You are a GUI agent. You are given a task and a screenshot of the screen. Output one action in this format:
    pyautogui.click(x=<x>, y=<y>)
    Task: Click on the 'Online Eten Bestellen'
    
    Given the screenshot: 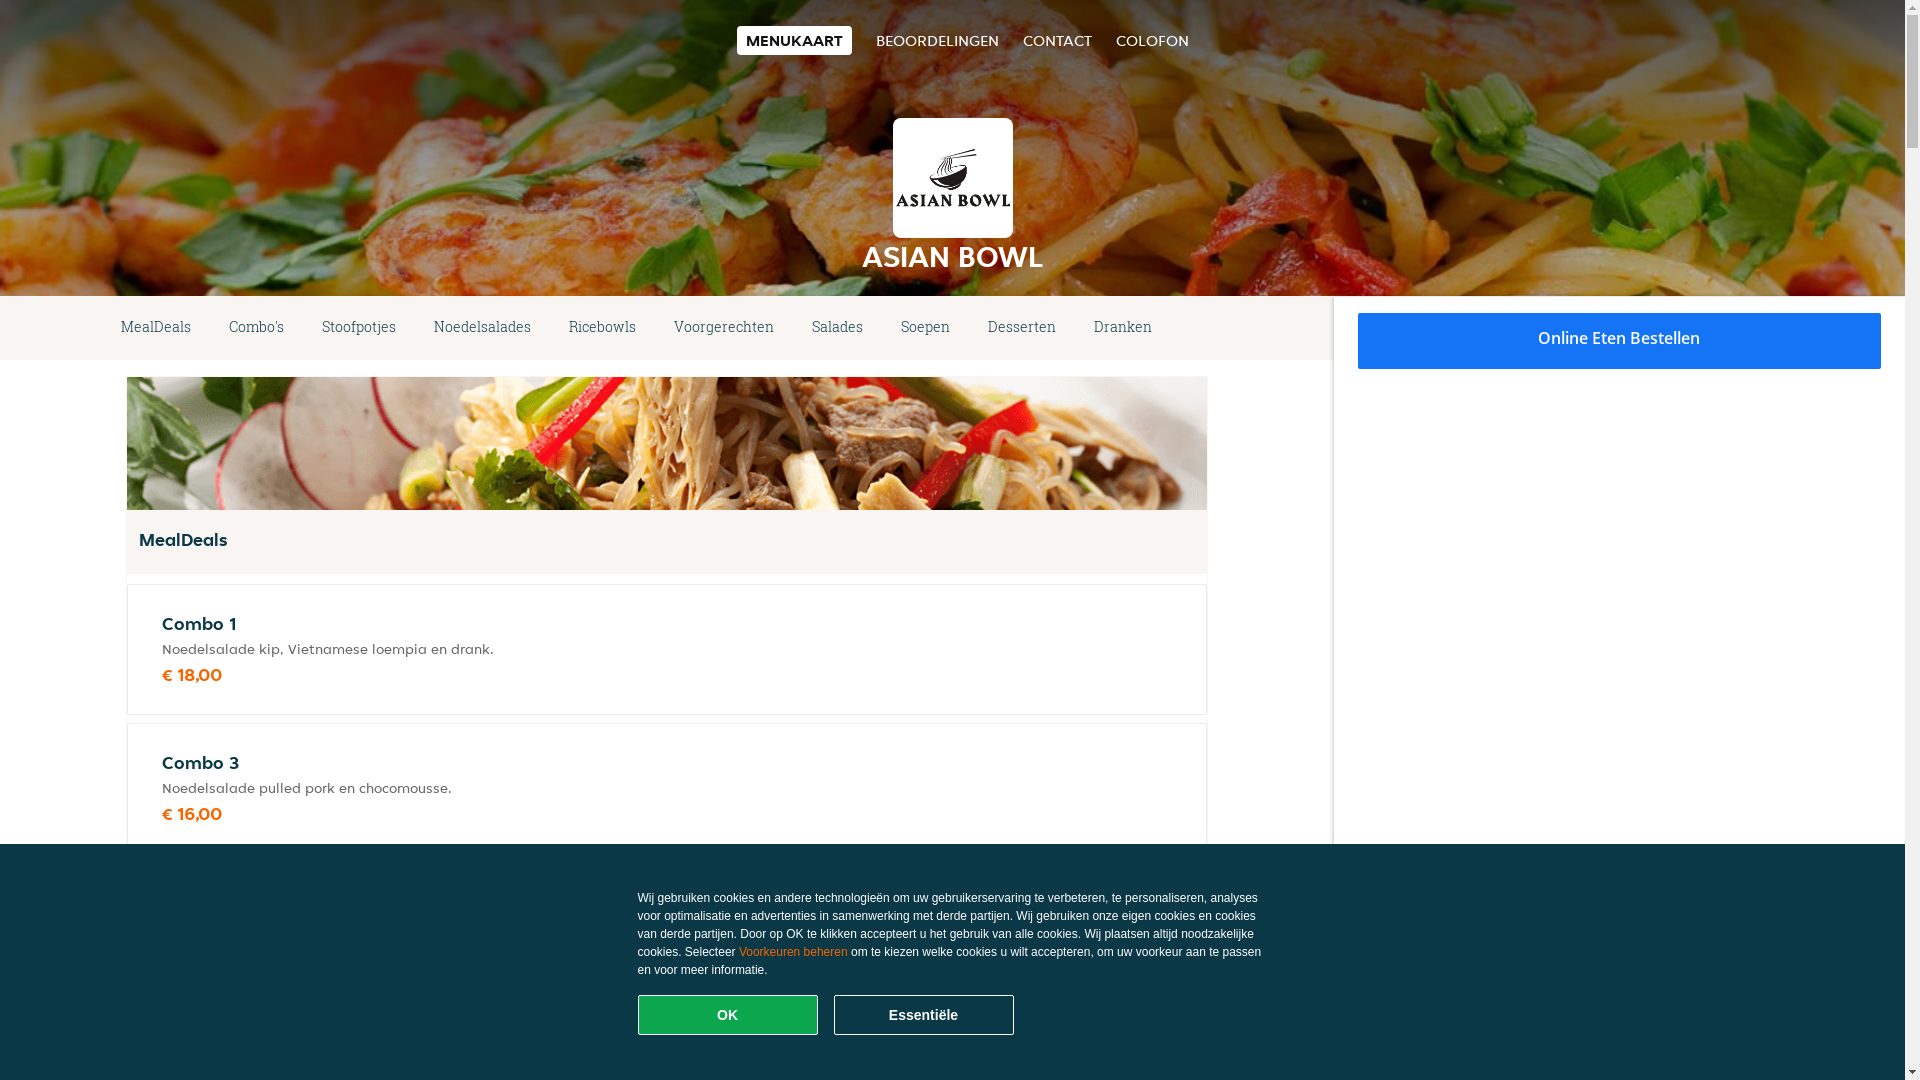 What is the action you would take?
    pyautogui.click(x=1620, y=339)
    